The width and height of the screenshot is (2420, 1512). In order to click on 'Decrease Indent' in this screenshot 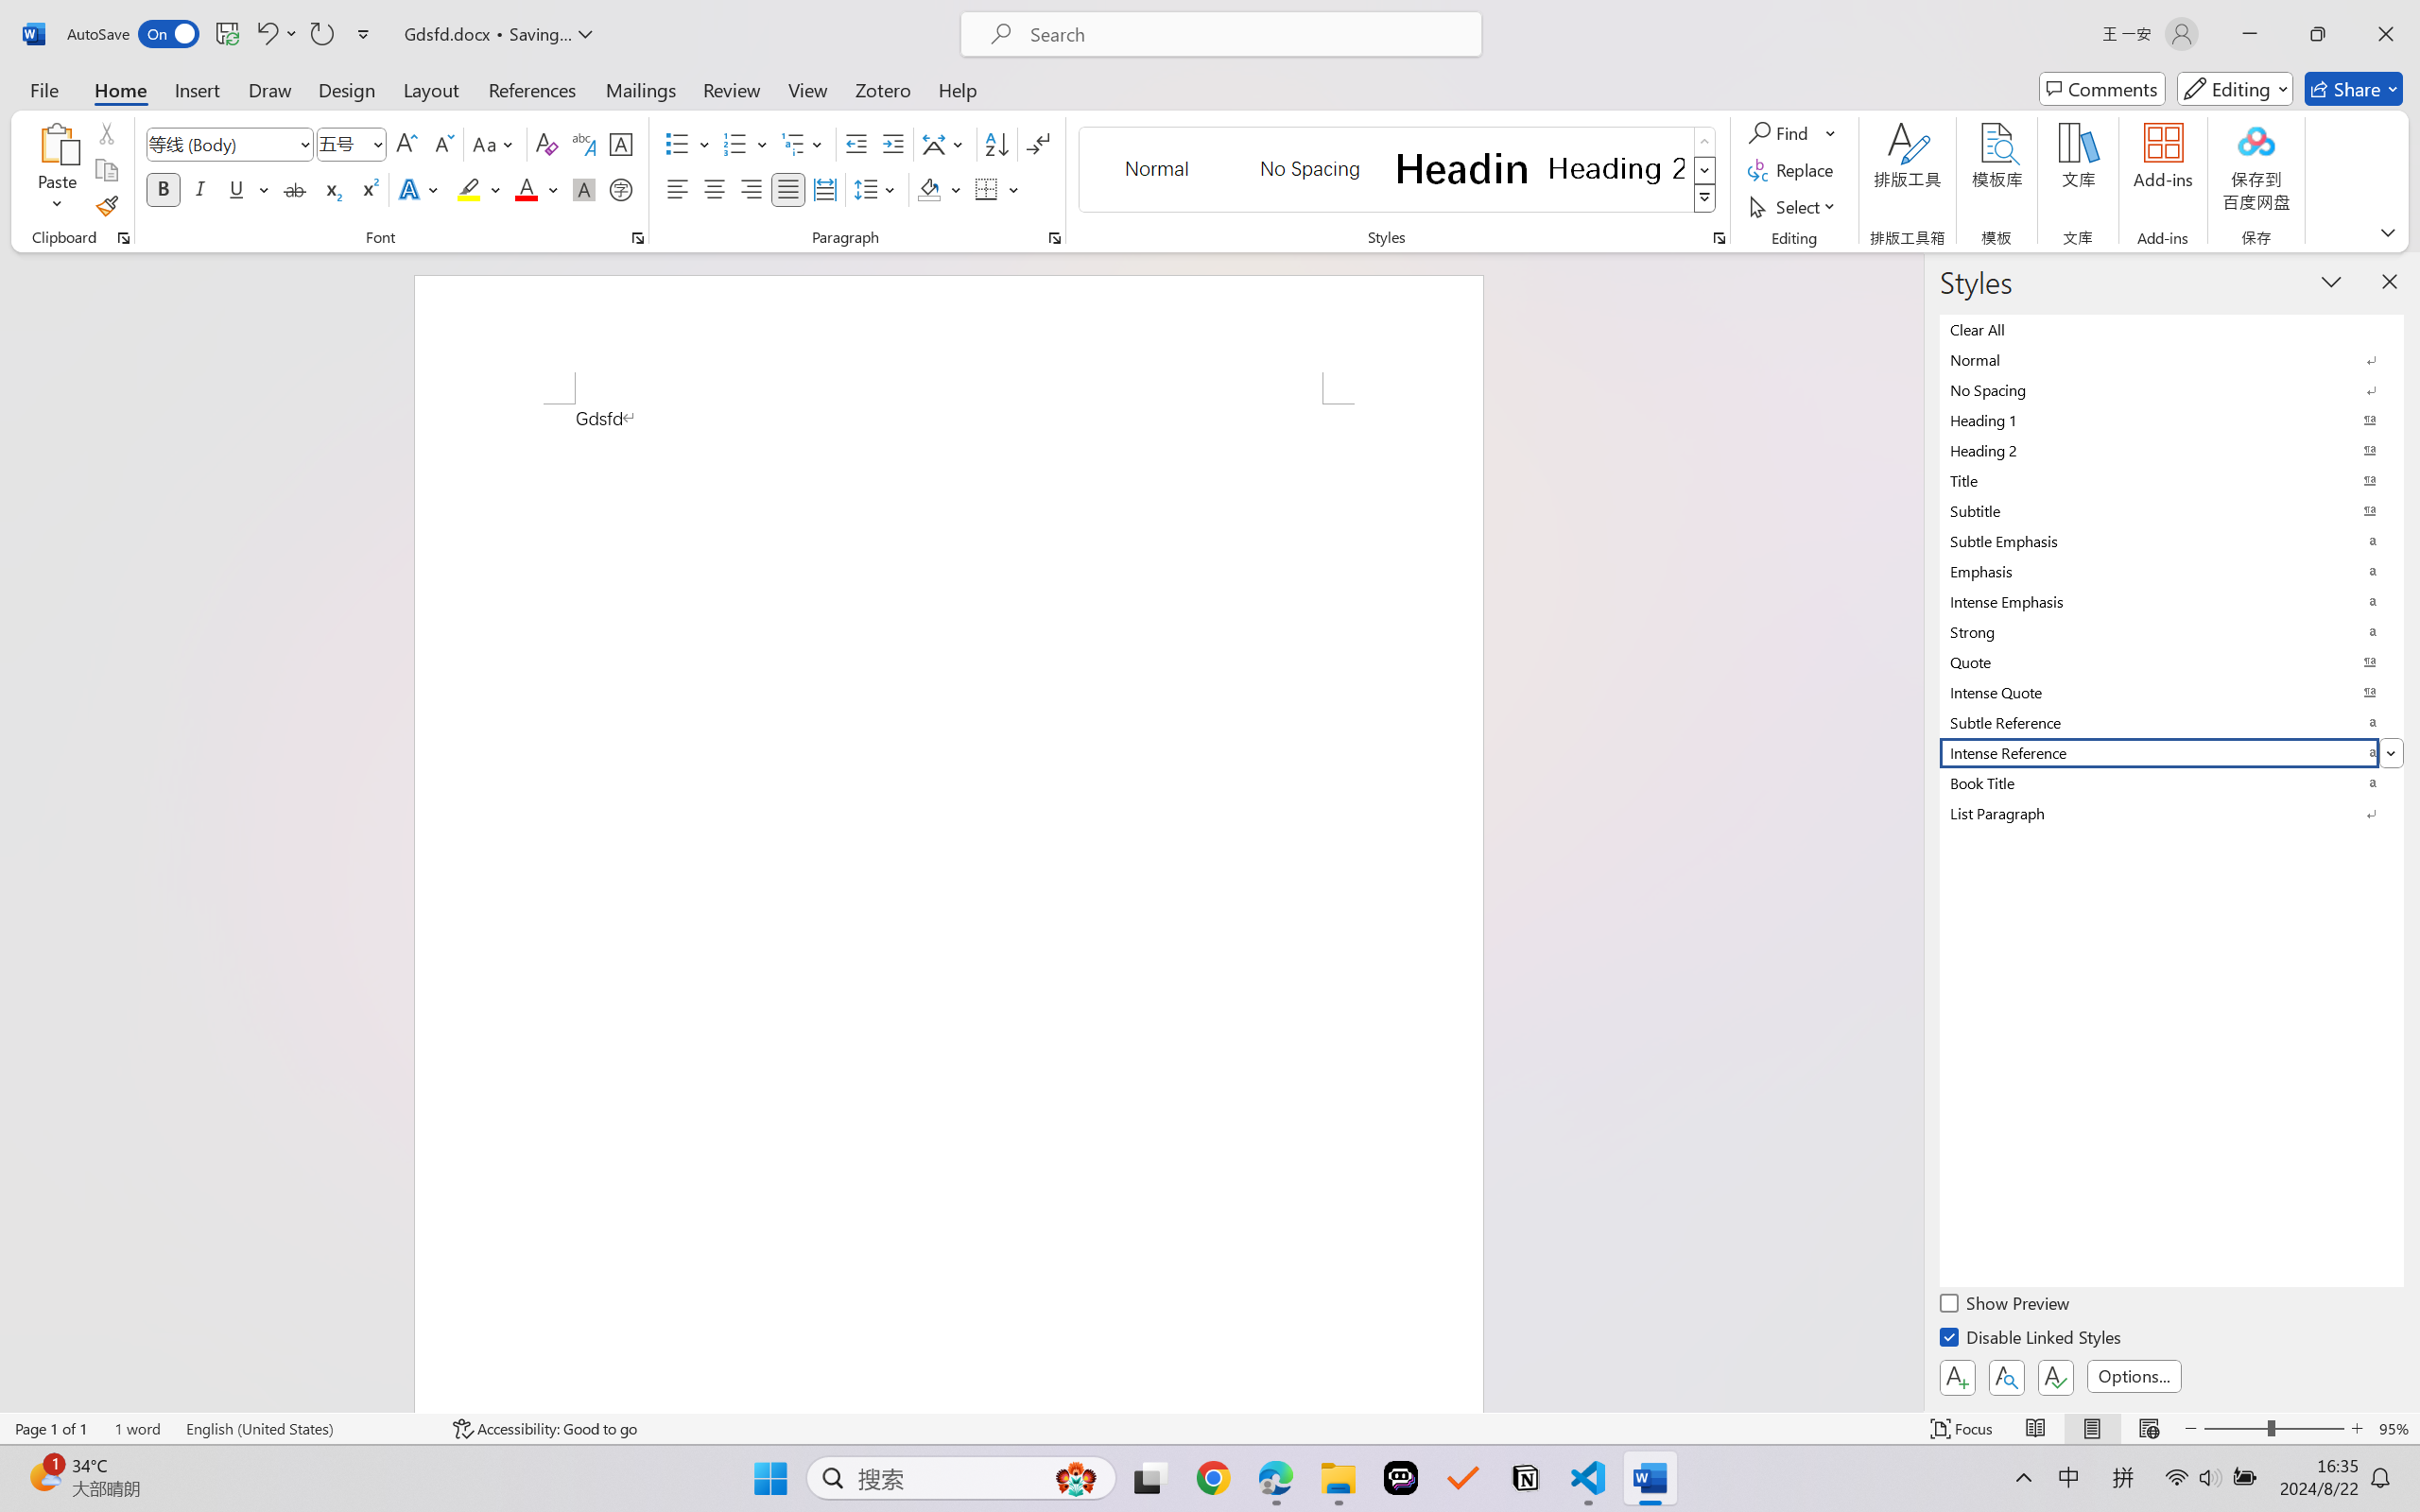, I will do `click(856, 144)`.